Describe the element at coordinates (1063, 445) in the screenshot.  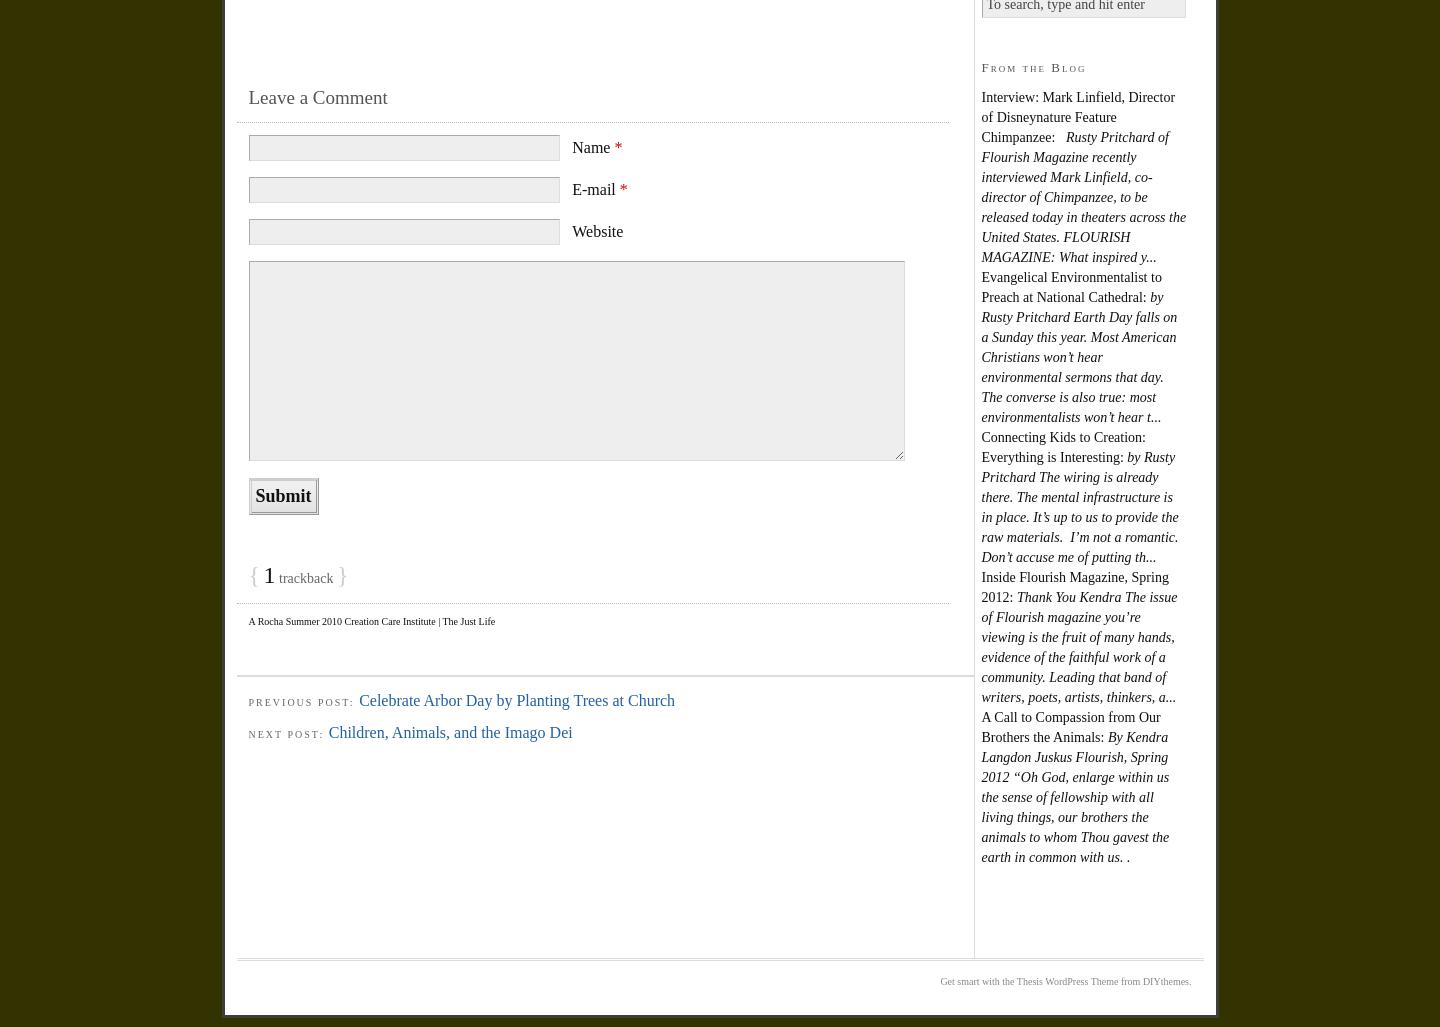
I see `'Connecting Kids to Creation: Everything is Interesting:'` at that location.